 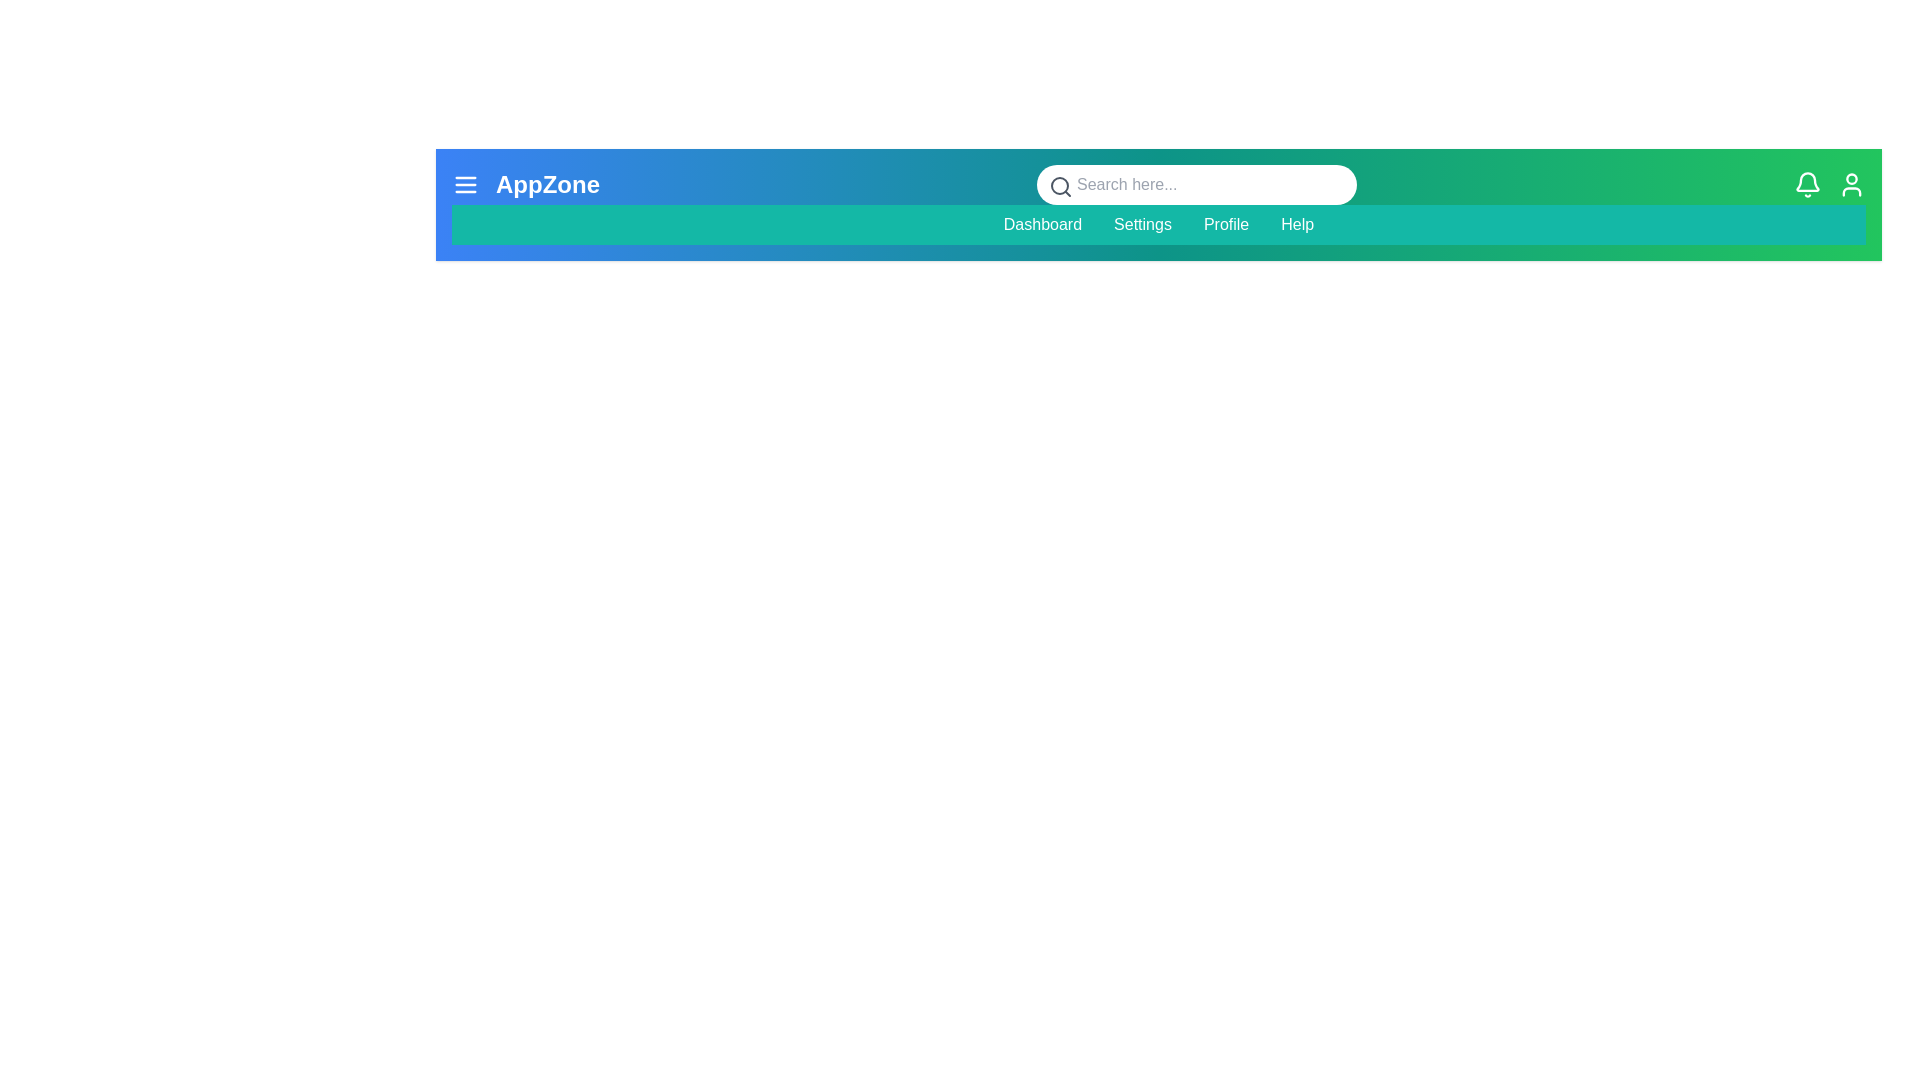 What do you see at coordinates (1808, 185) in the screenshot?
I see `the bell icon to access notifications` at bounding box center [1808, 185].